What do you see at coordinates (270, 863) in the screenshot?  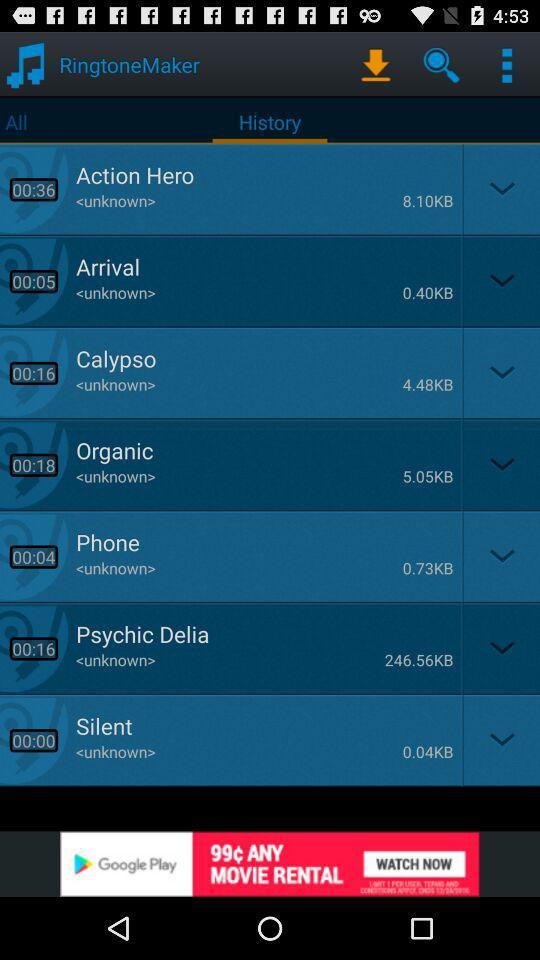 I see `advertisement page` at bounding box center [270, 863].